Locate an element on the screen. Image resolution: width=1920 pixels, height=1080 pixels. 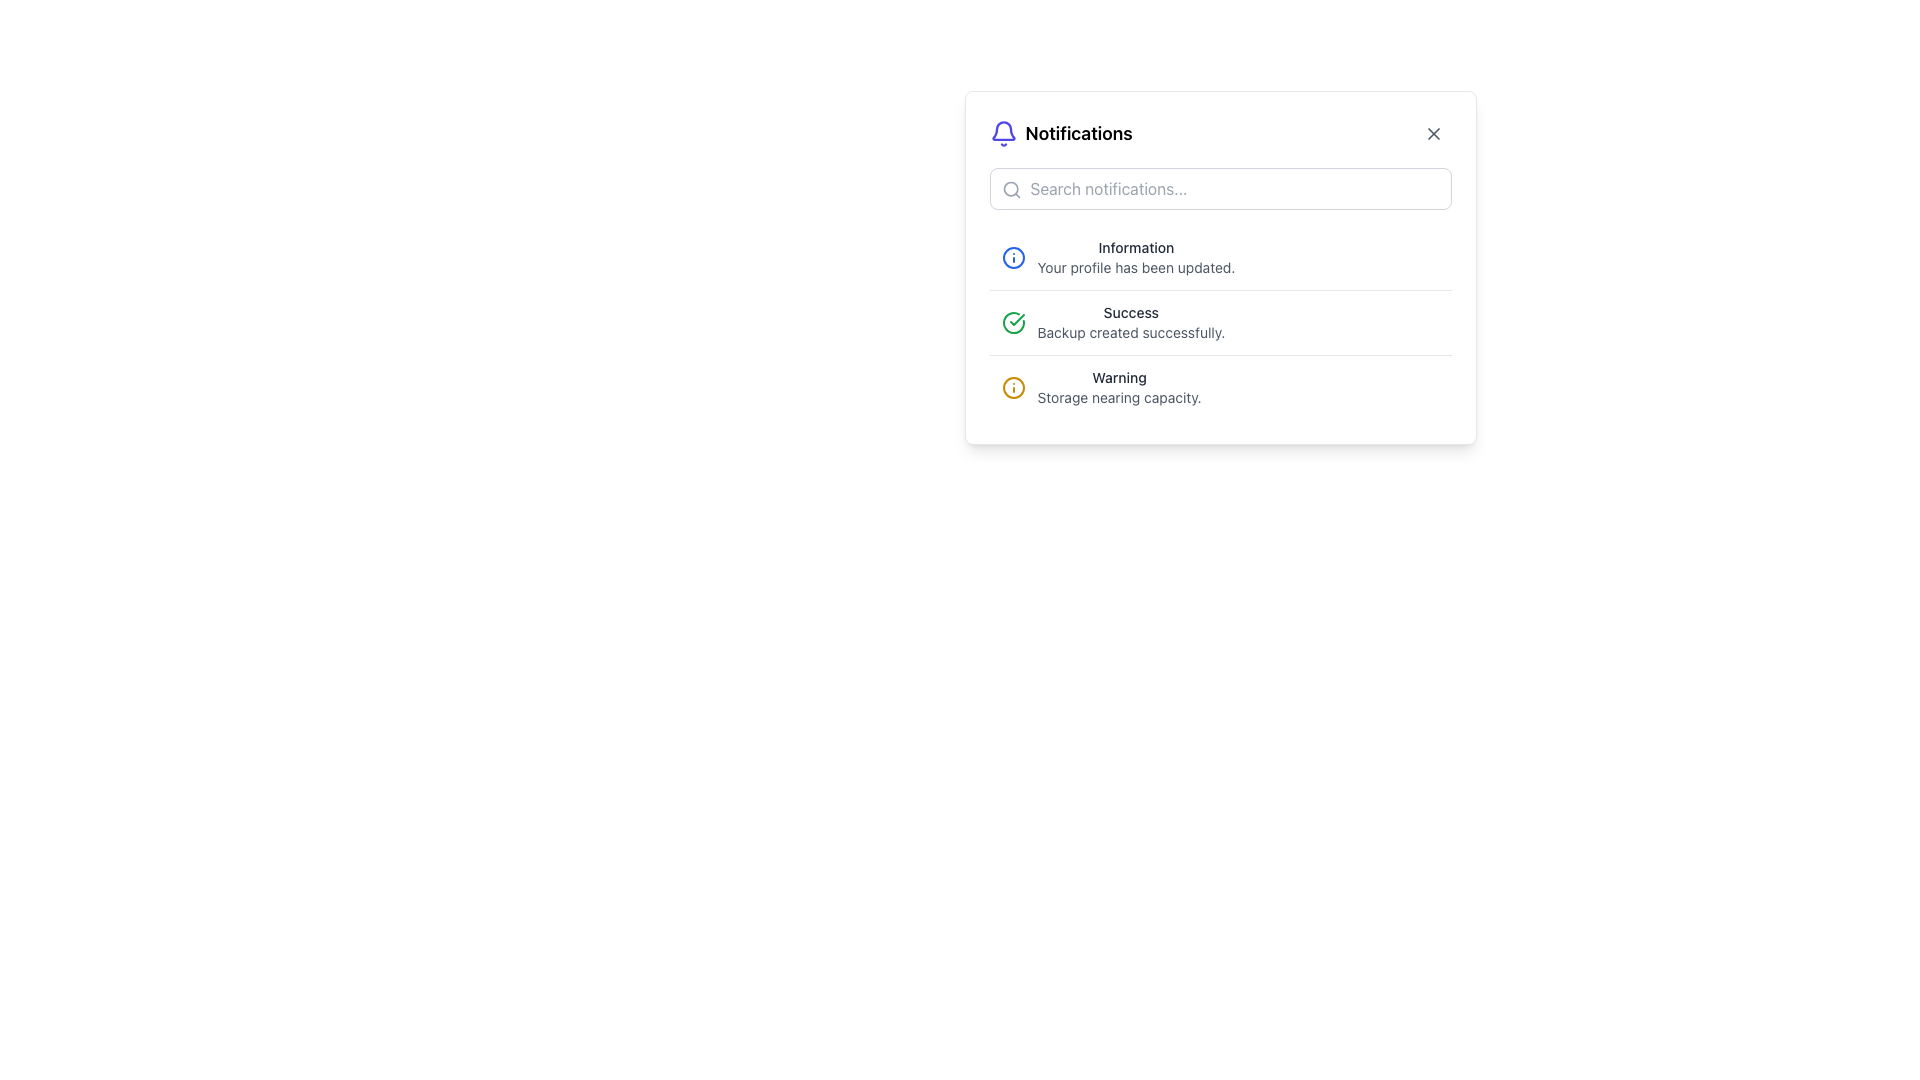
text label that displays 'Warning' in bold and dark gray color, which is part of the notification message indicating 'Storage nearing capacity.' is located at coordinates (1118, 378).